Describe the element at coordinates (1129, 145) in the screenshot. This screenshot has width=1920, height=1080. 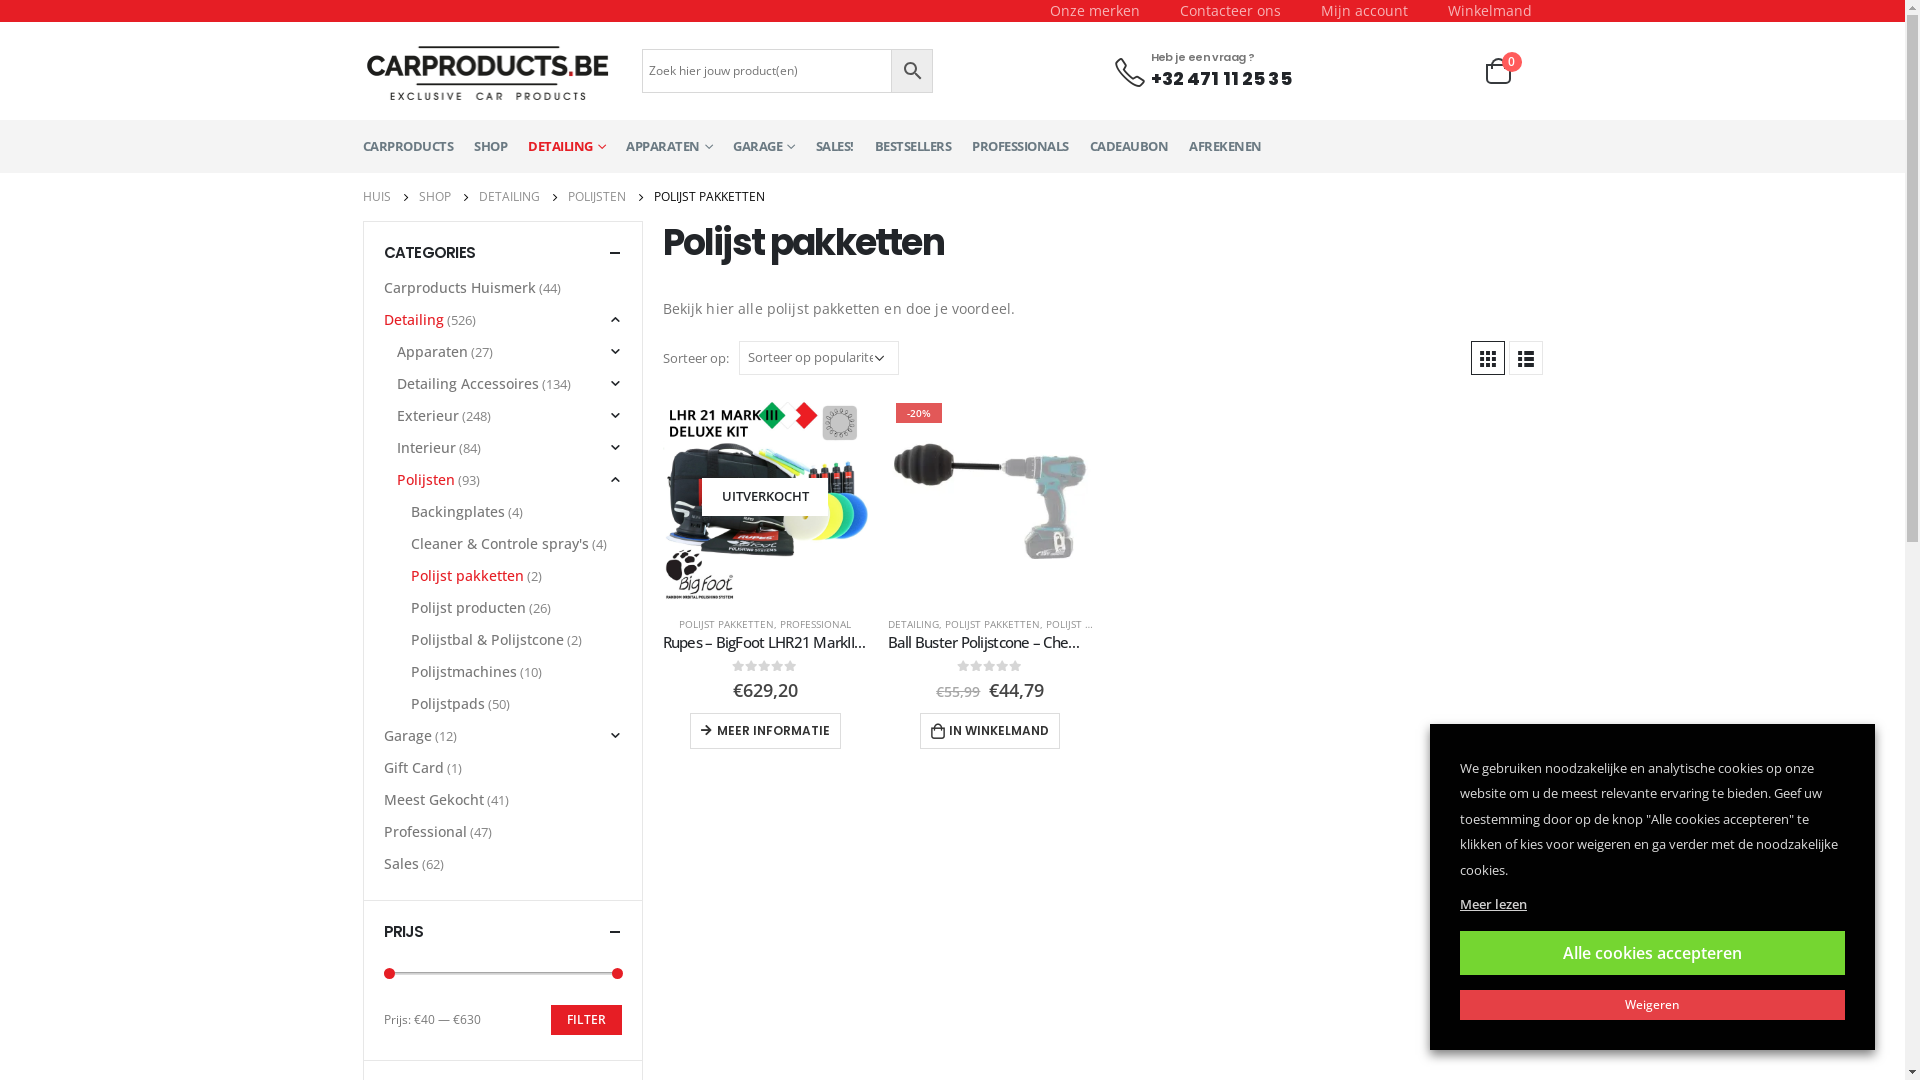
I see `'CADEAUBON'` at that location.